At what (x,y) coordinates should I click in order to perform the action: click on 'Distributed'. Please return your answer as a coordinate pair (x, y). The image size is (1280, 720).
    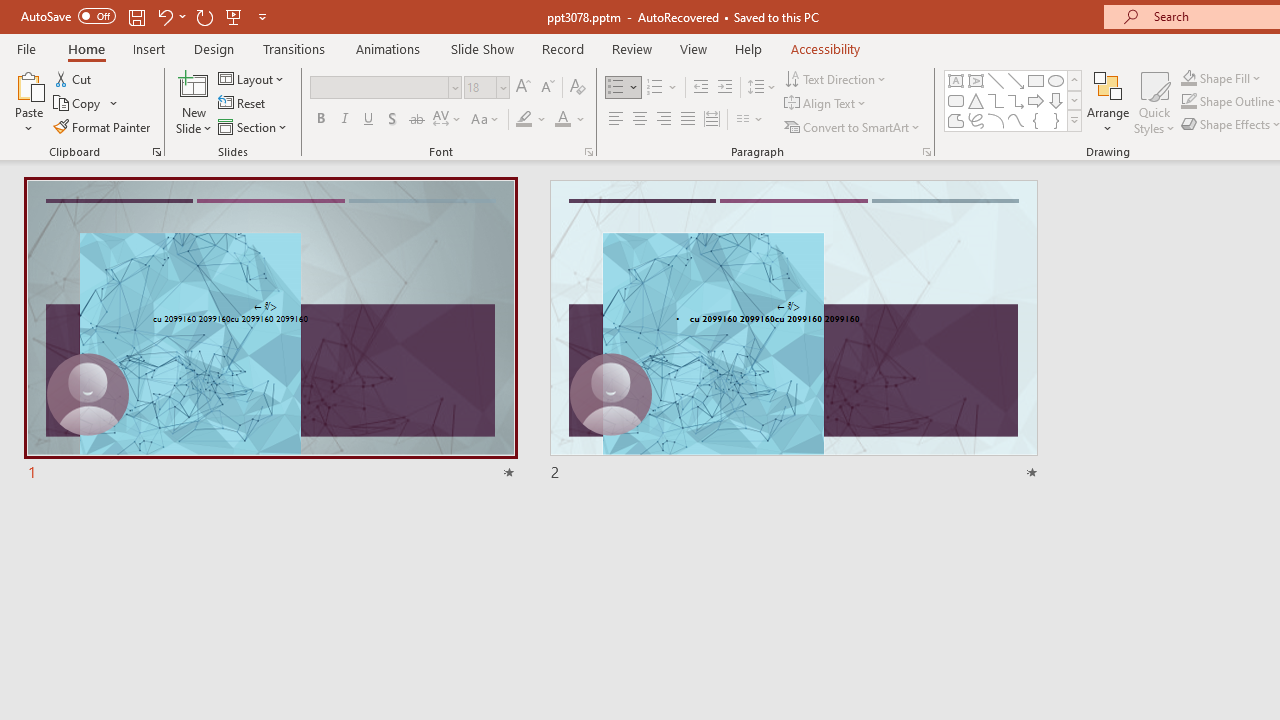
    Looking at the image, I should click on (712, 119).